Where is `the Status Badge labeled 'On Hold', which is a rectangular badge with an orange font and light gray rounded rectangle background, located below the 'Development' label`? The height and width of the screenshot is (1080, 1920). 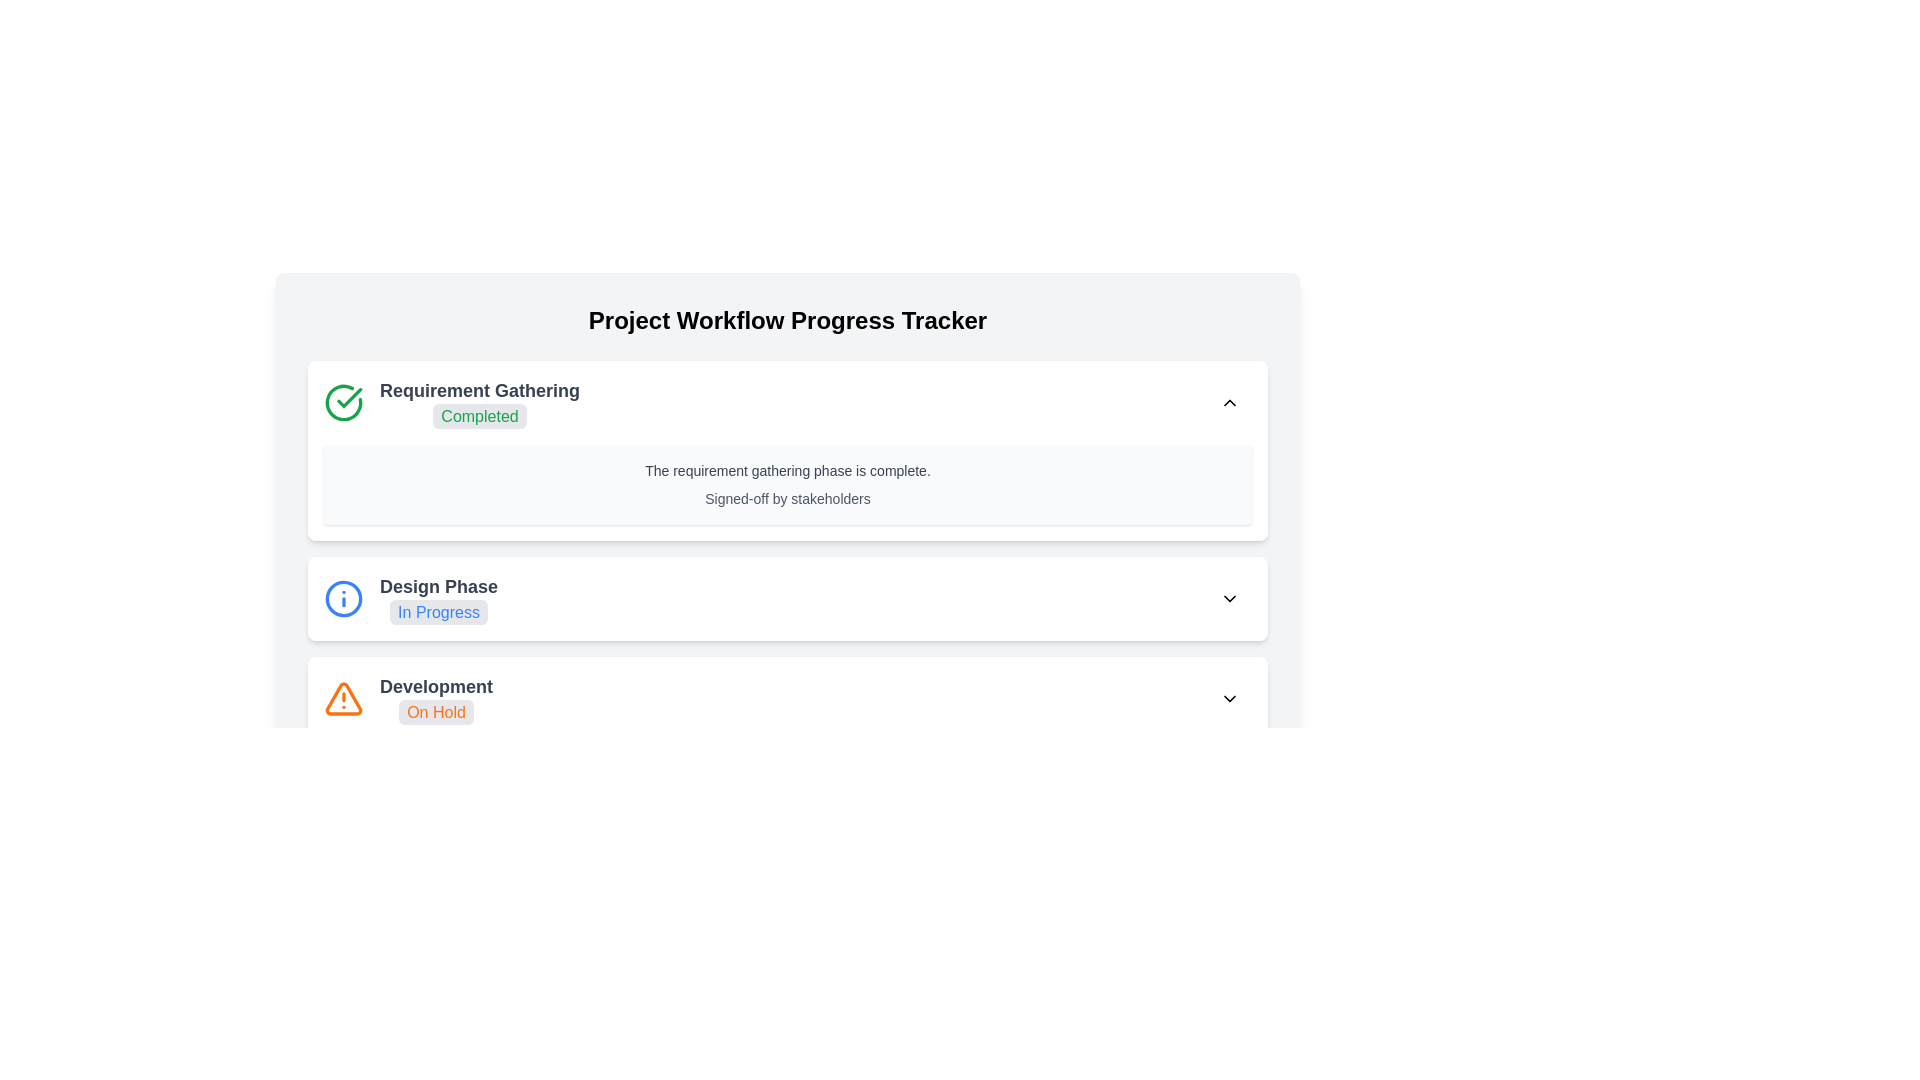
the Status Badge labeled 'On Hold', which is a rectangular badge with an orange font and light gray rounded rectangle background, located below the 'Development' label is located at coordinates (435, 711).